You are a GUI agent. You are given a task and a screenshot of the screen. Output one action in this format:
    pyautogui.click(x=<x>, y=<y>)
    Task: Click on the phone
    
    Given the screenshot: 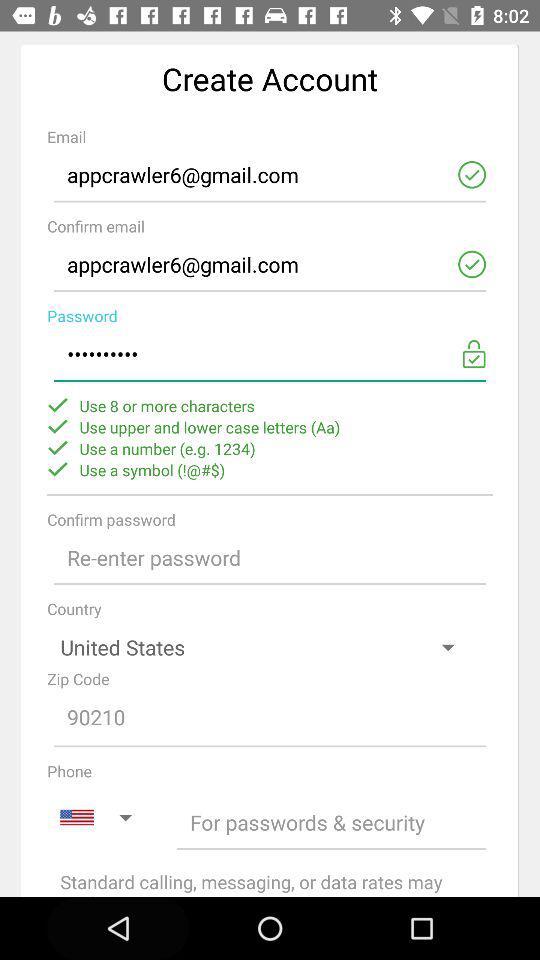 What is the action you would take?
    pyautogui.click(x=331, y=822)
    